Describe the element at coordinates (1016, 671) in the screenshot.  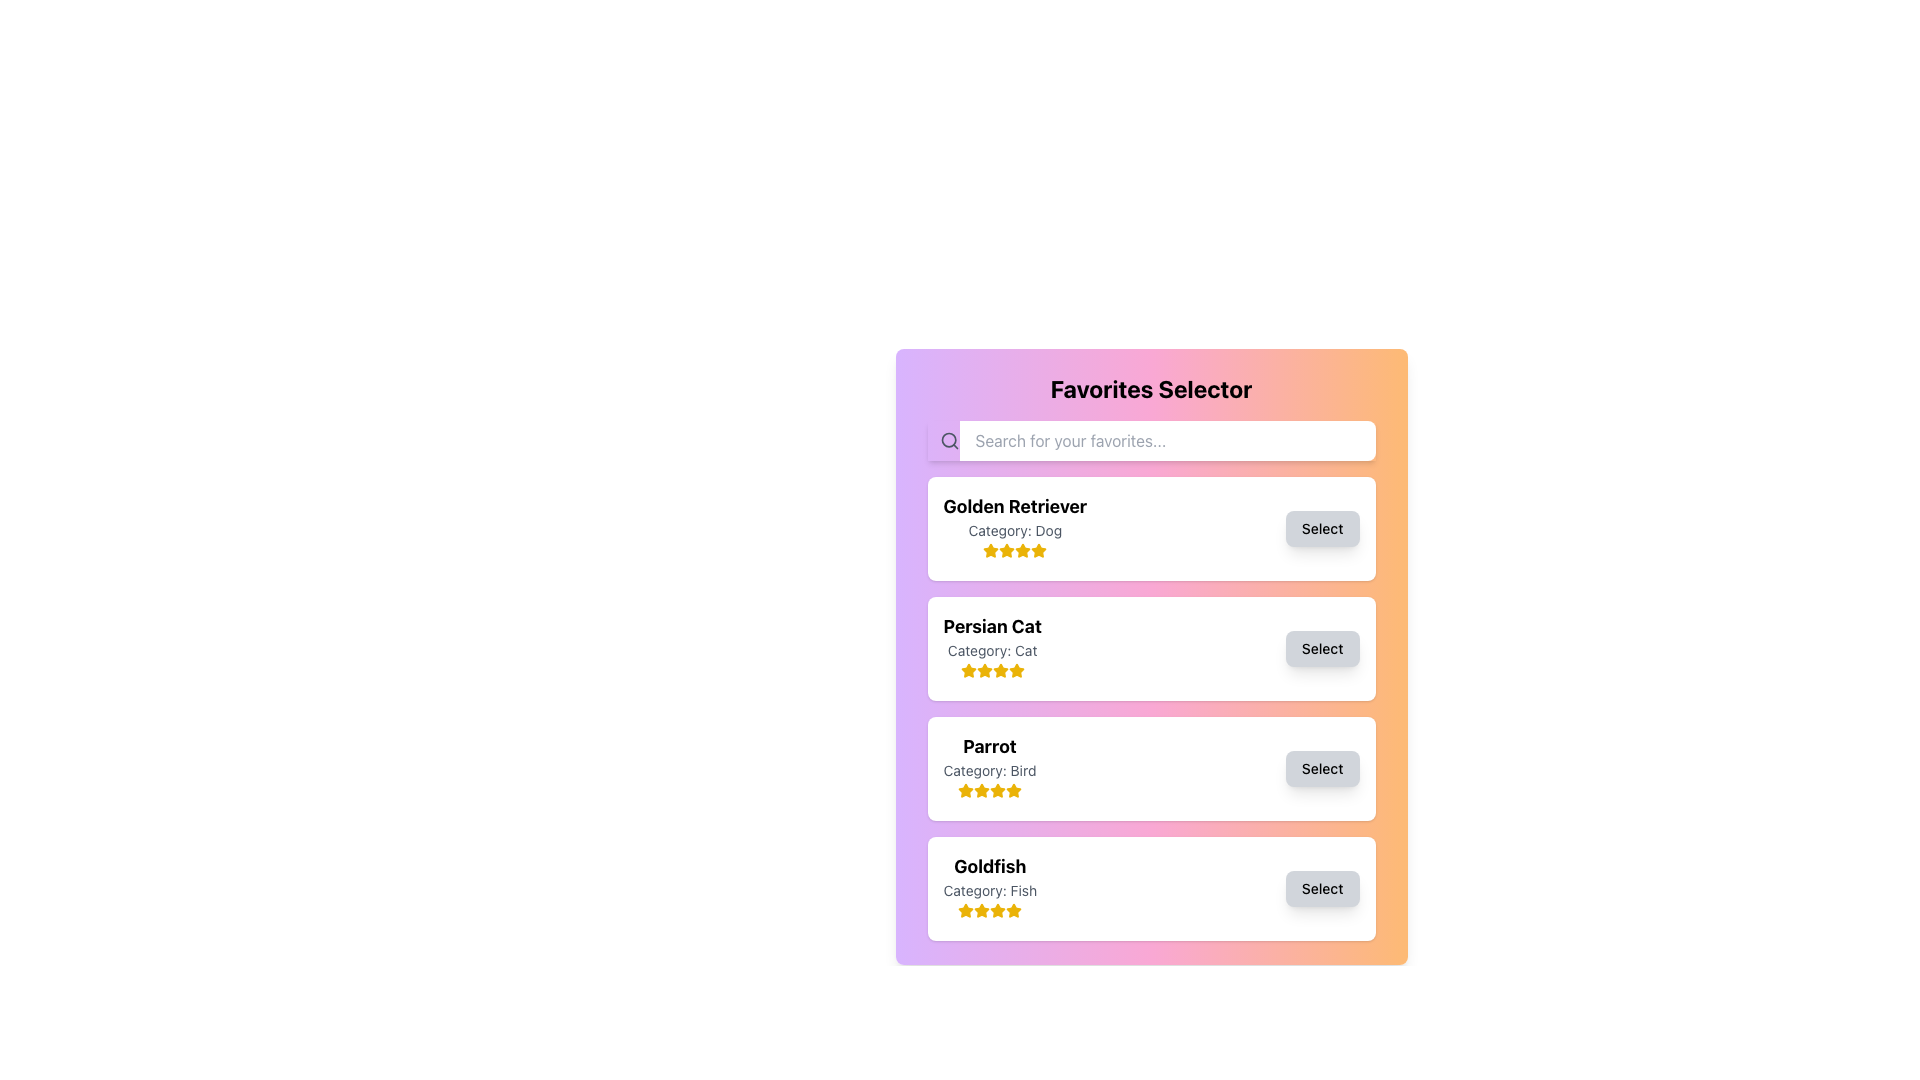
I see `the fourth yellow star-shaped icon in the 'Persian Cat' row, which serves as a rating graphic` at that location.